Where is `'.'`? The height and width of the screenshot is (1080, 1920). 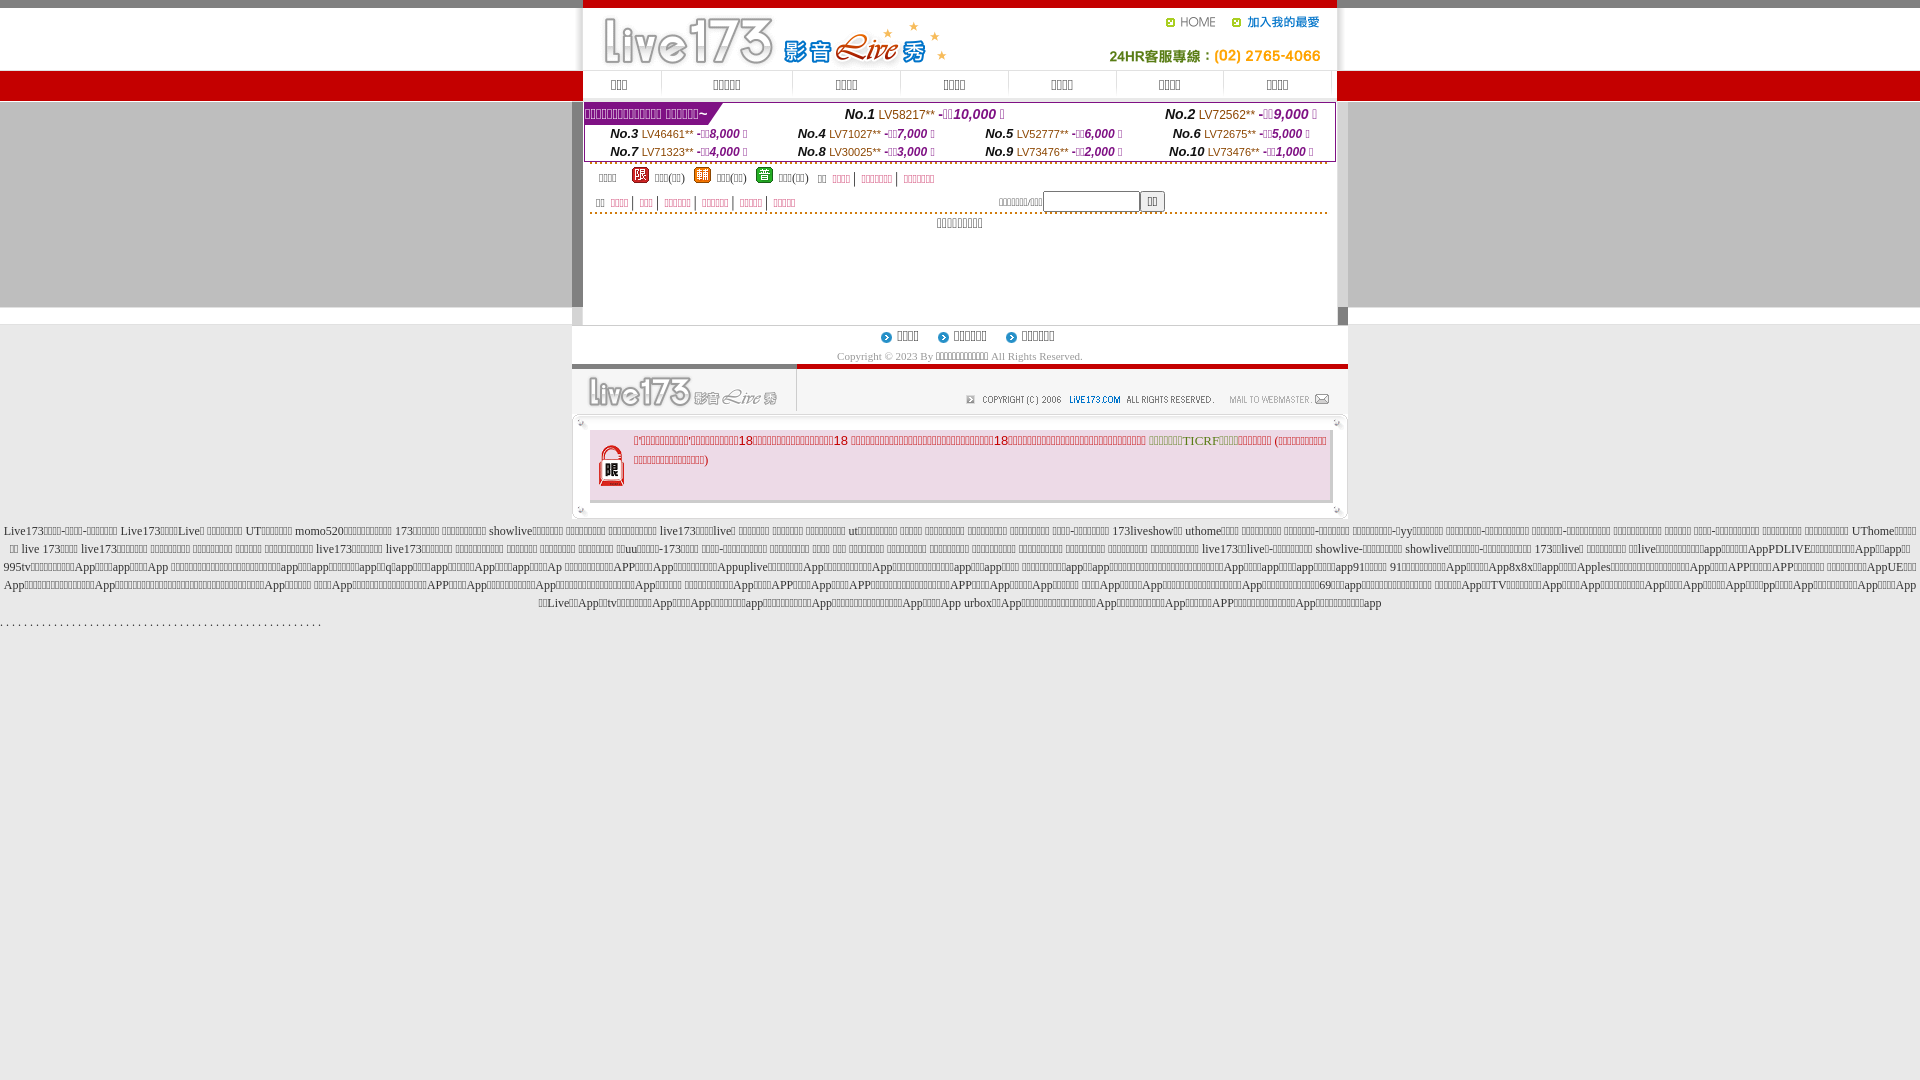 '.' is located at coordinates (61, 620).